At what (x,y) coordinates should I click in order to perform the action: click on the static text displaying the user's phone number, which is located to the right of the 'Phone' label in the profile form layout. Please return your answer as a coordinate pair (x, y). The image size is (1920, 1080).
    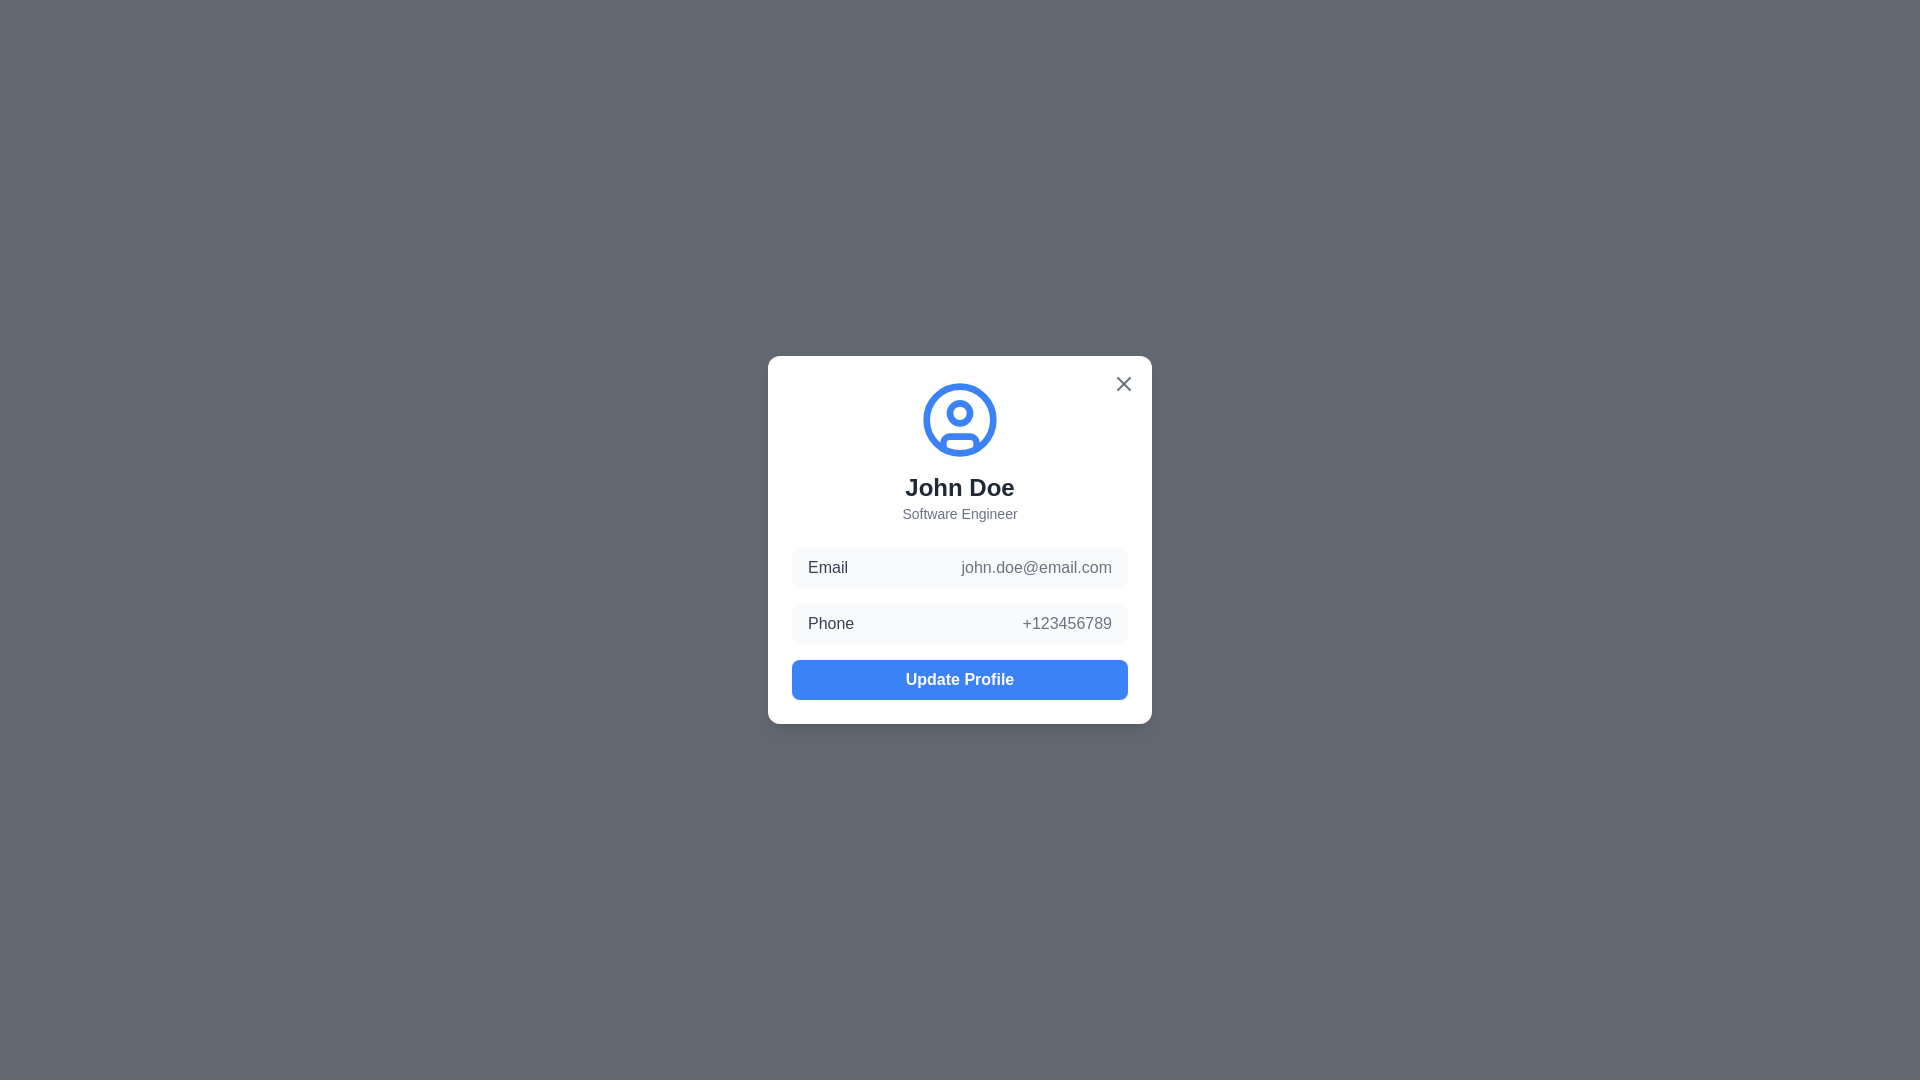
    Looking at the image, I should click on (1066, 623).